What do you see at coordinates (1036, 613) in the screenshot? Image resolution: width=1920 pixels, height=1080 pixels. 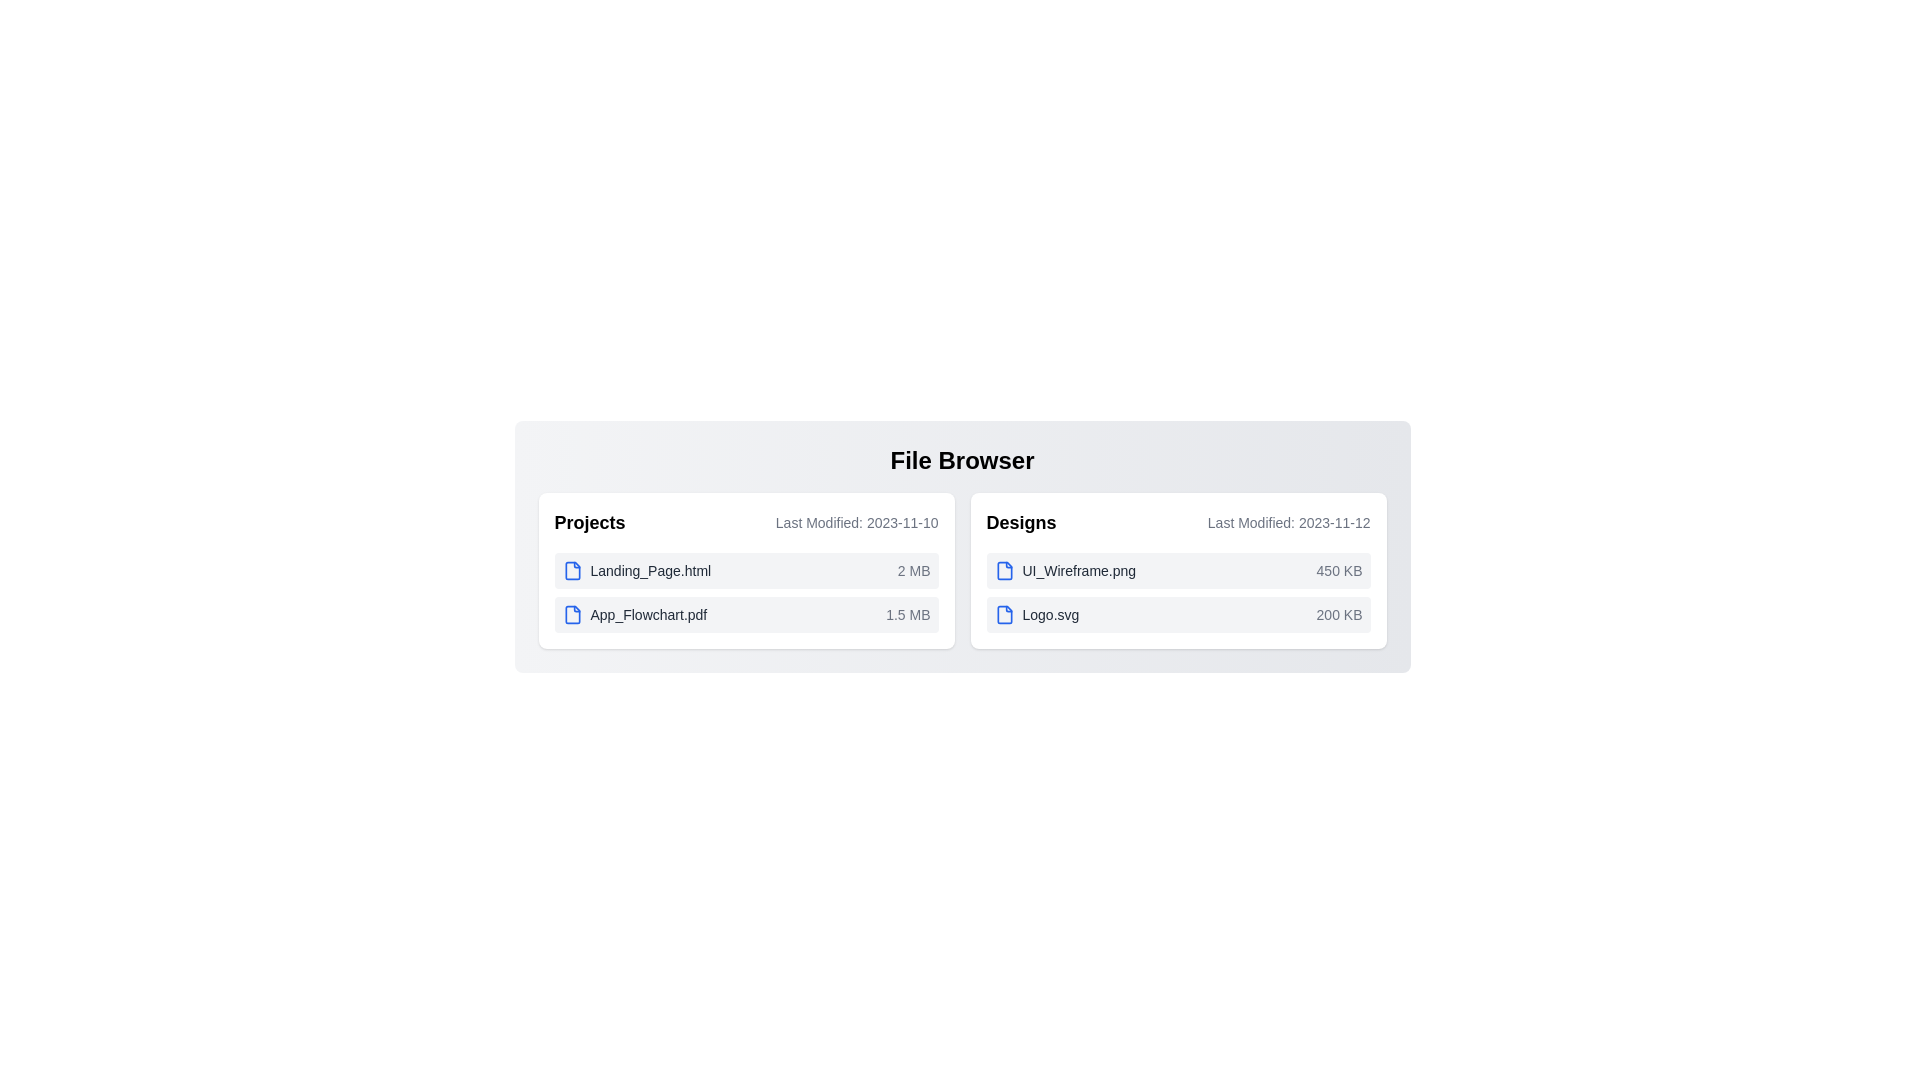 I see `the file named Logo.svg to select it` at bounding box center [1036, 613].